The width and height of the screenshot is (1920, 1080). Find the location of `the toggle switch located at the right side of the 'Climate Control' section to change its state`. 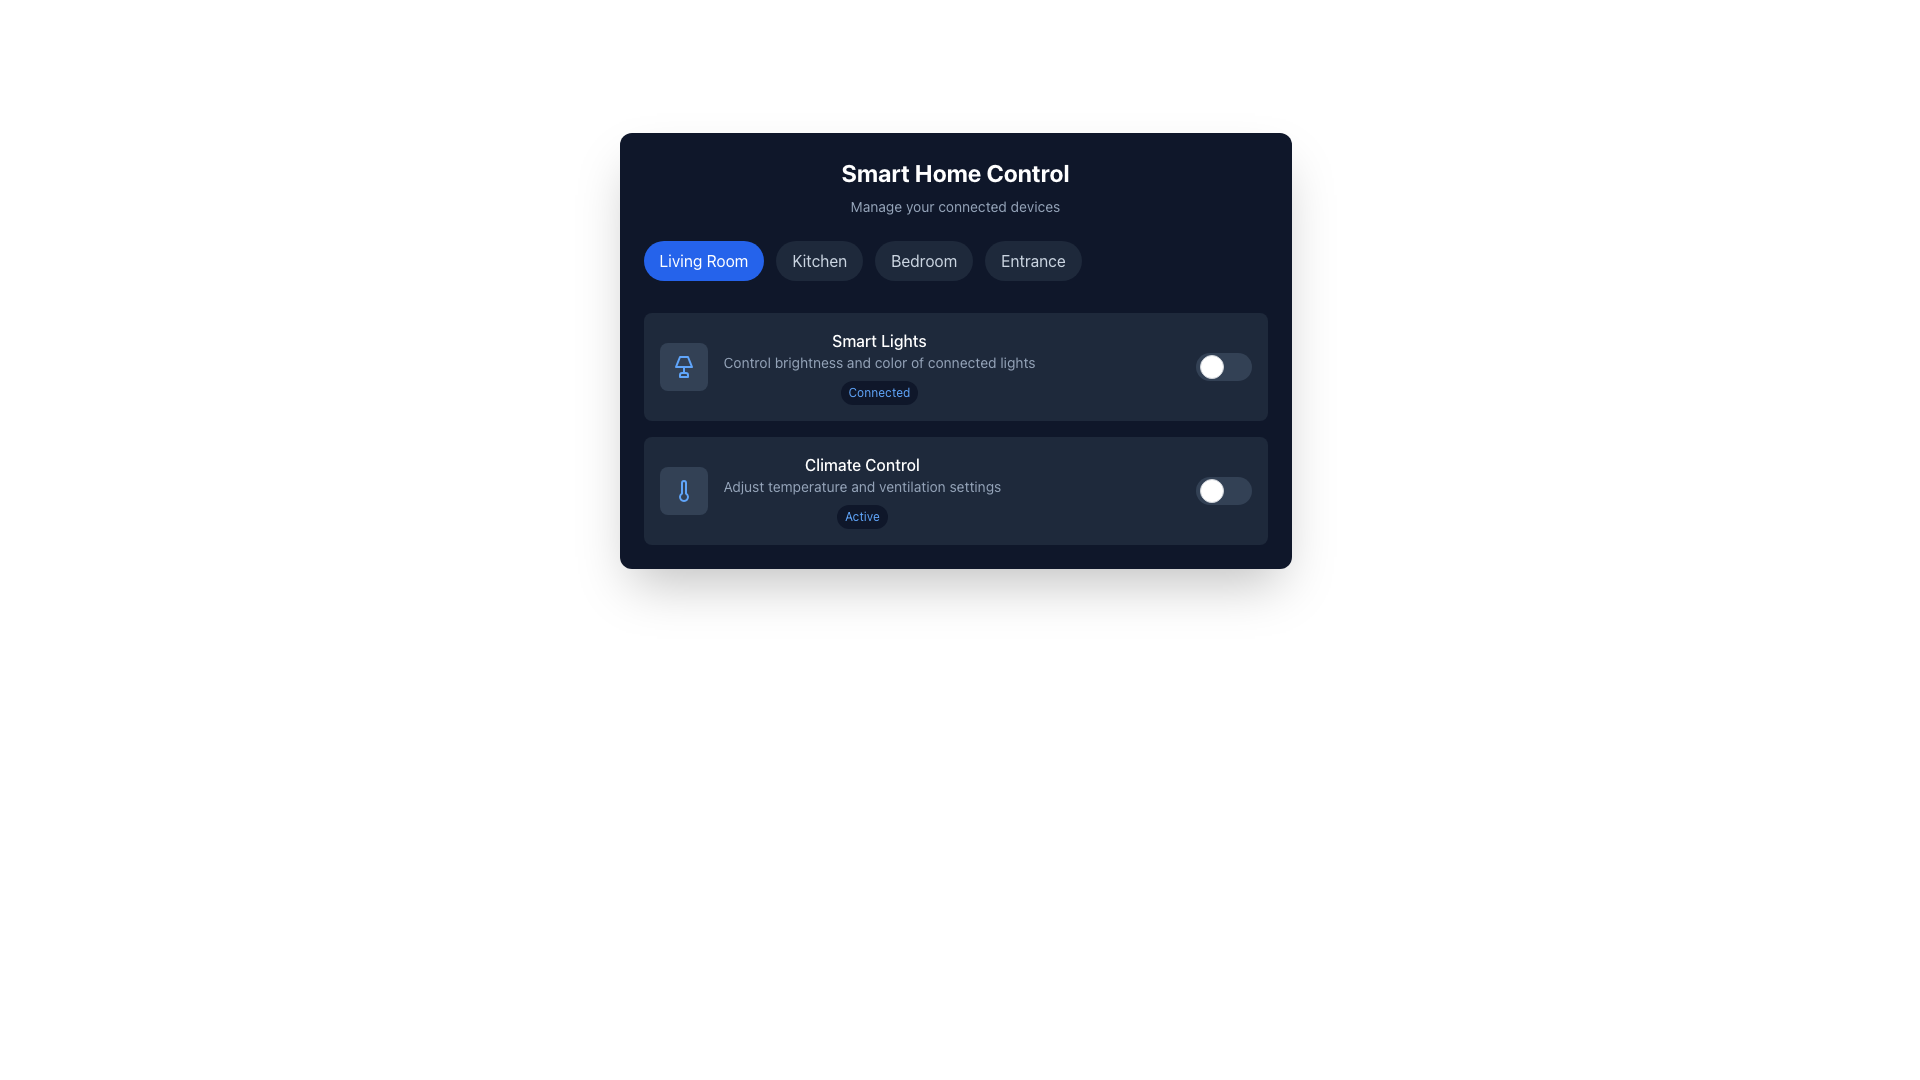

the toggle switch located at the right side of the 'Climate Control' section to change its state is located at coordinates (1222, 490).